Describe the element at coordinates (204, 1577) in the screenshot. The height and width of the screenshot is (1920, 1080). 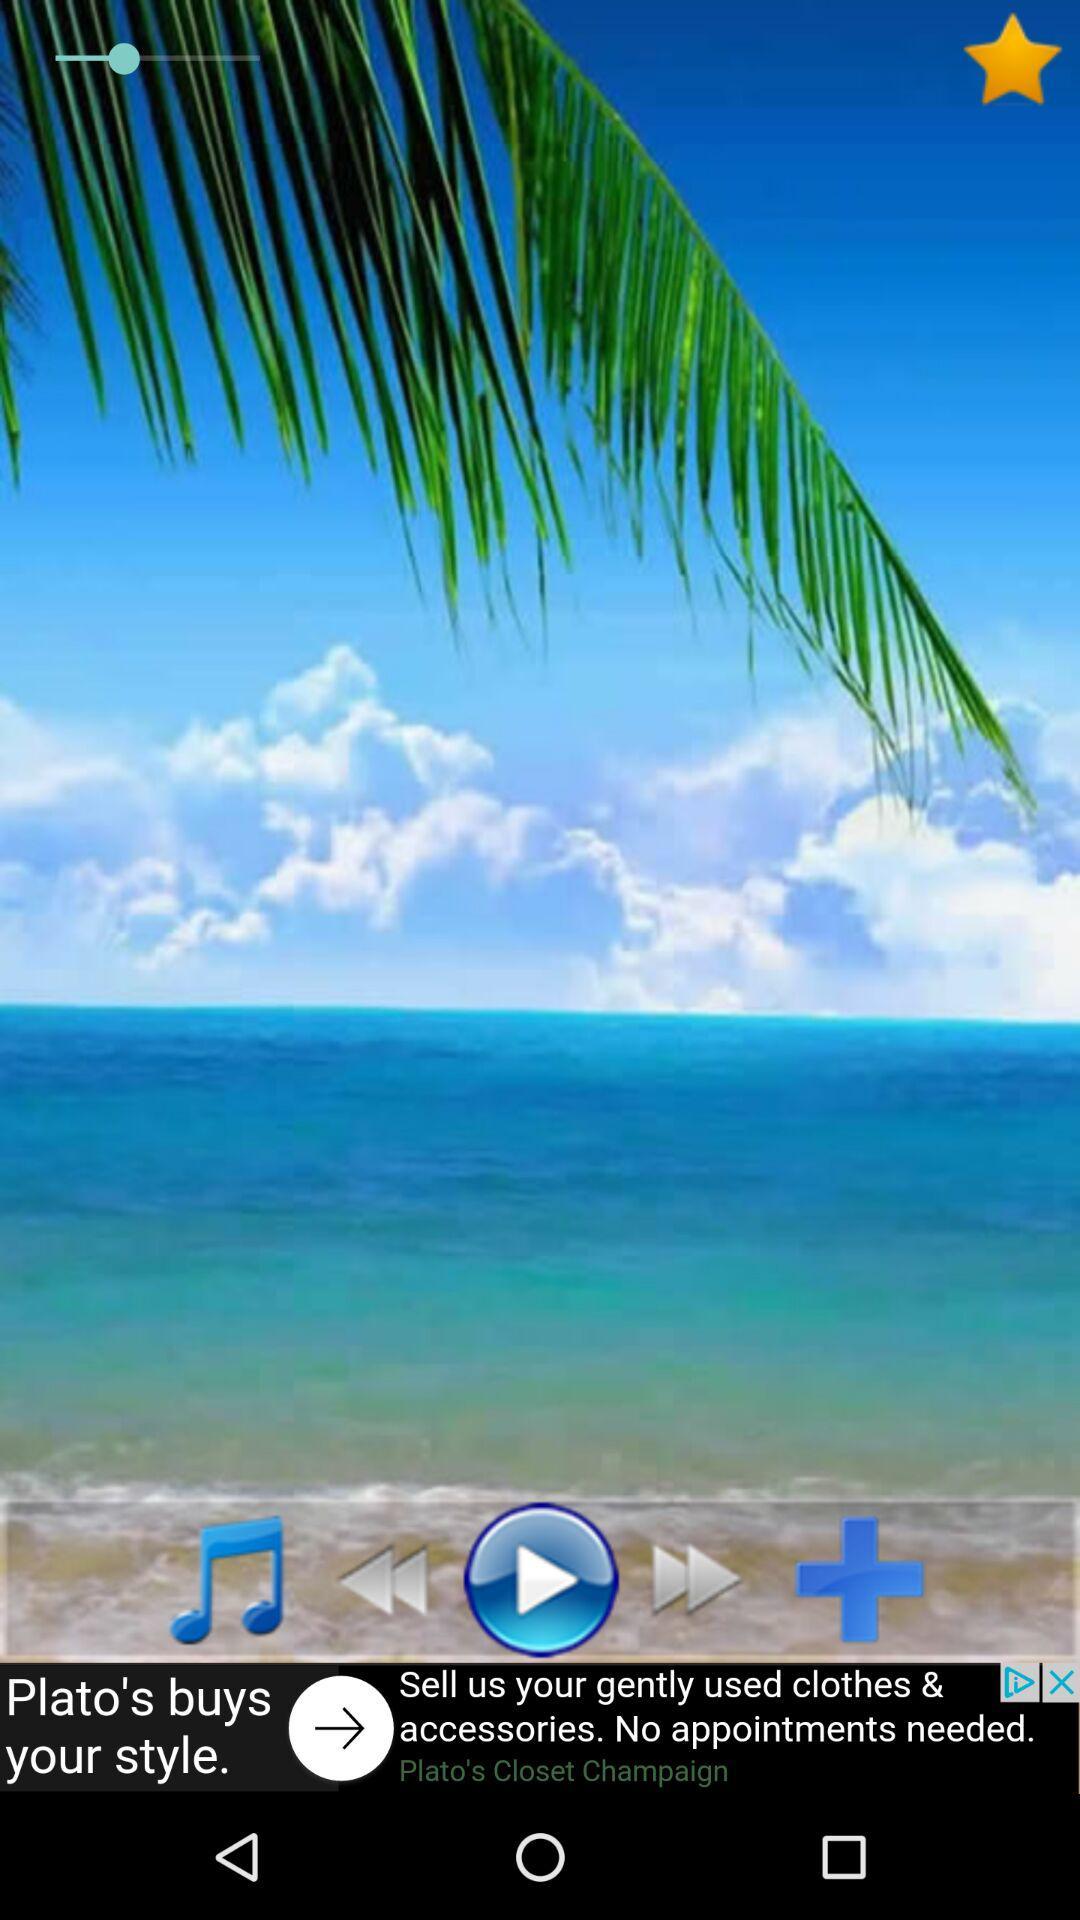
I see `music button` at that location.